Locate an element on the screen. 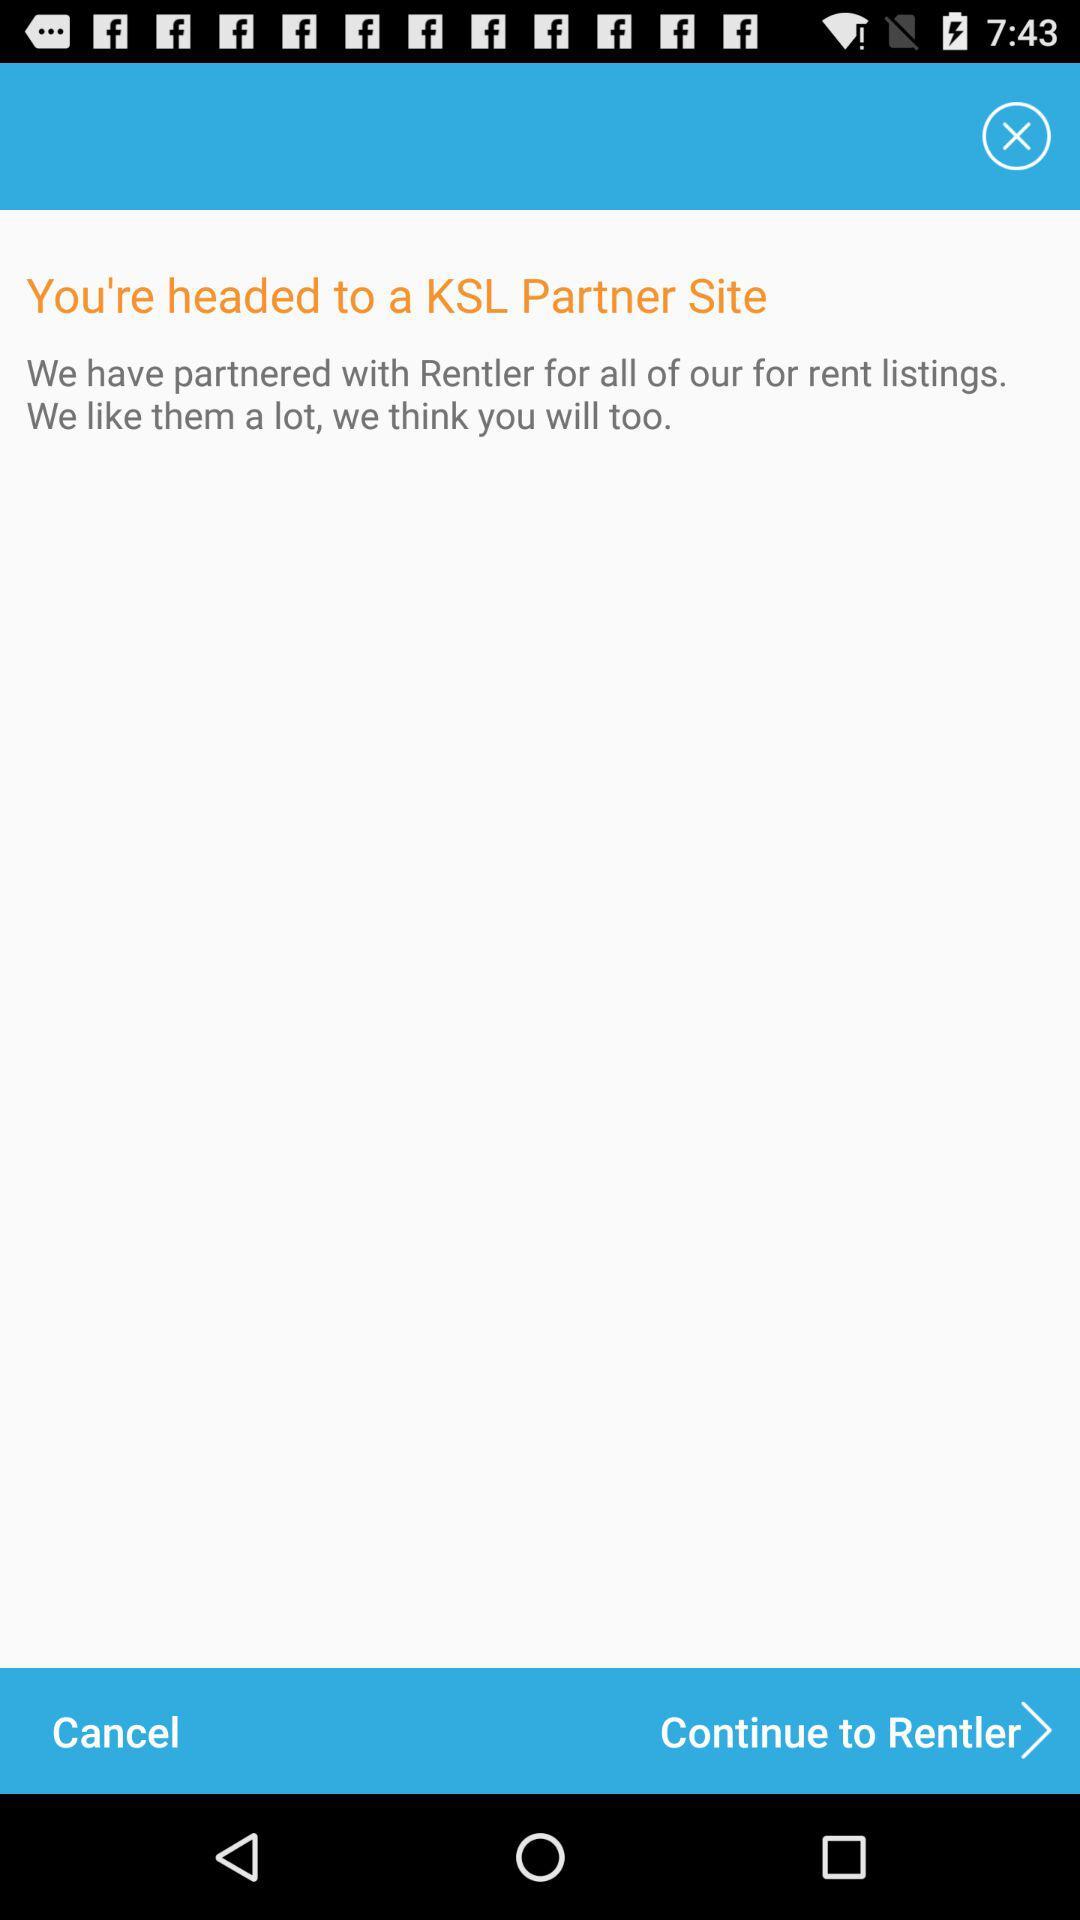 This screenshot has width=1080, height=1920. continue to rentler icon is located at coordinates (869, 1730).